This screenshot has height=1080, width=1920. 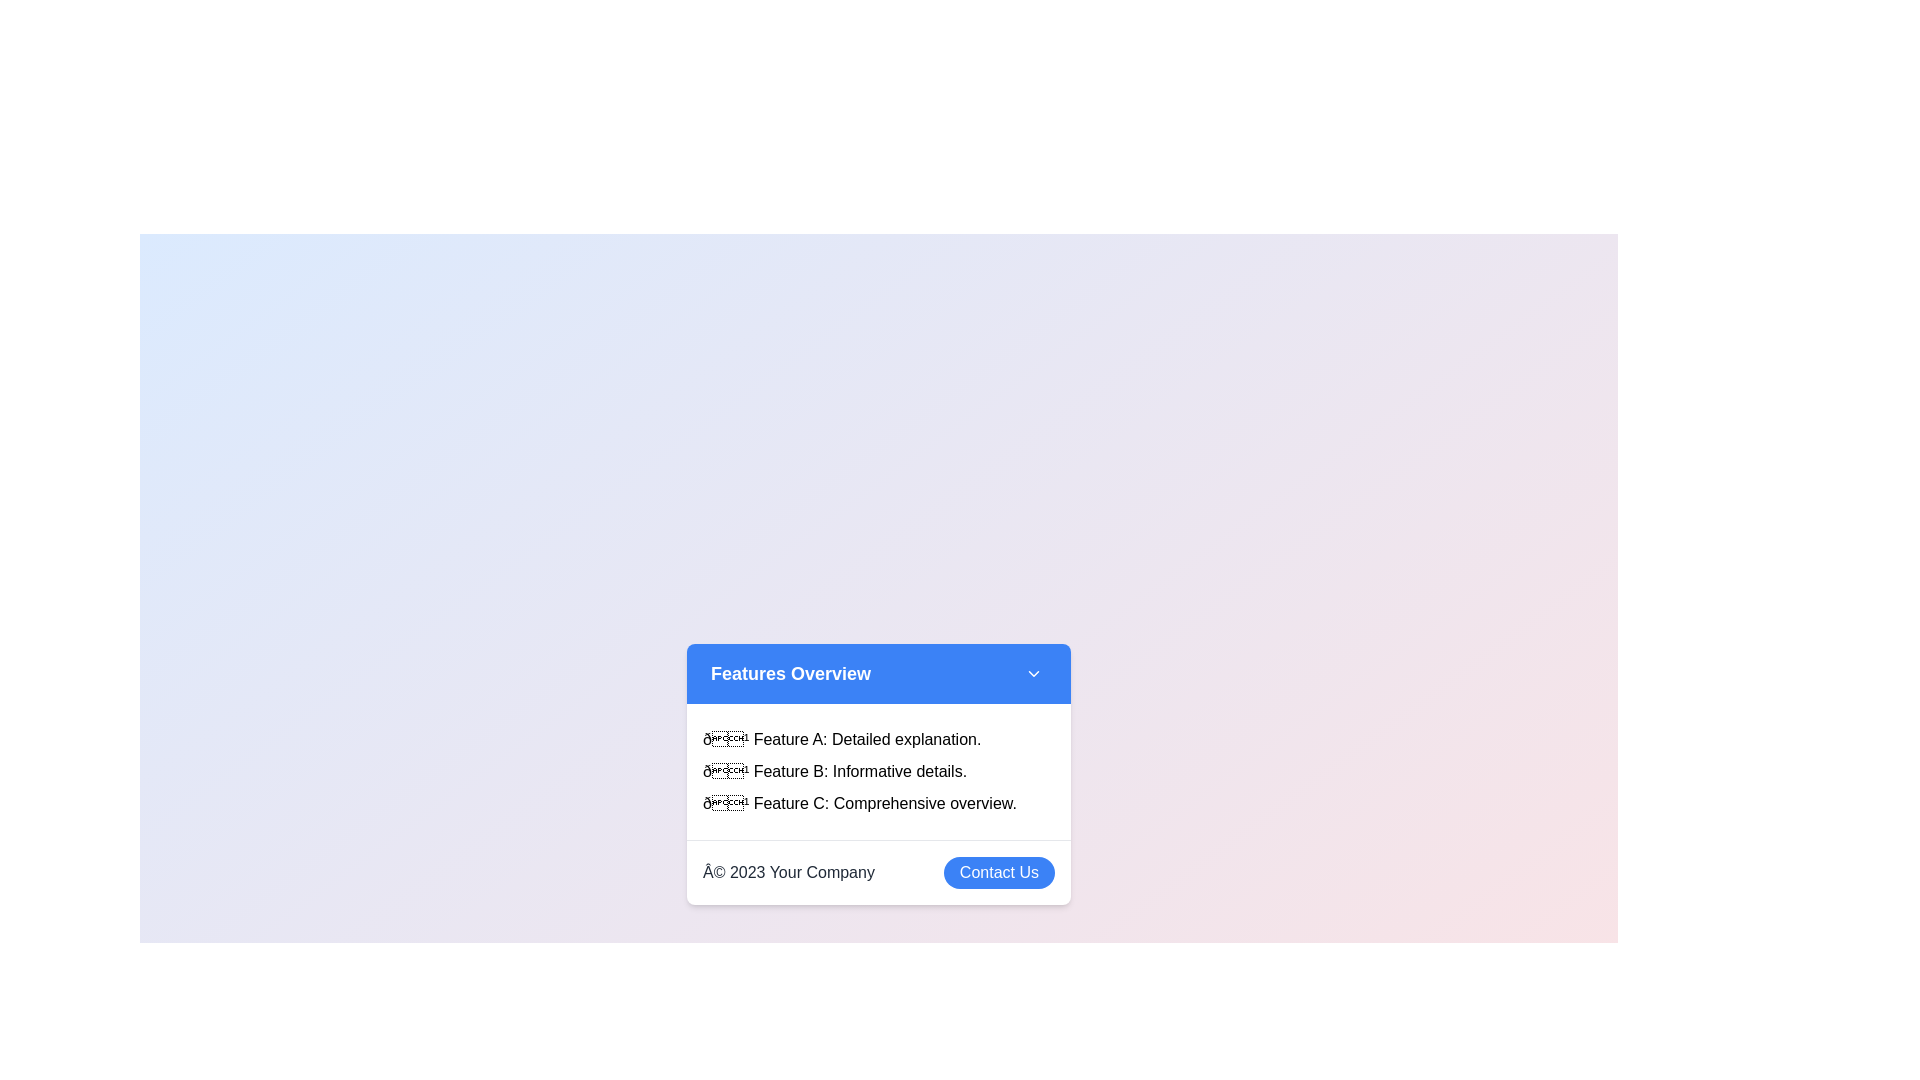 I want to click on the static text label located within the blue header bar of the dropdown component, positioned to the left of the interactive button and icon, so click(x=790, y=673).